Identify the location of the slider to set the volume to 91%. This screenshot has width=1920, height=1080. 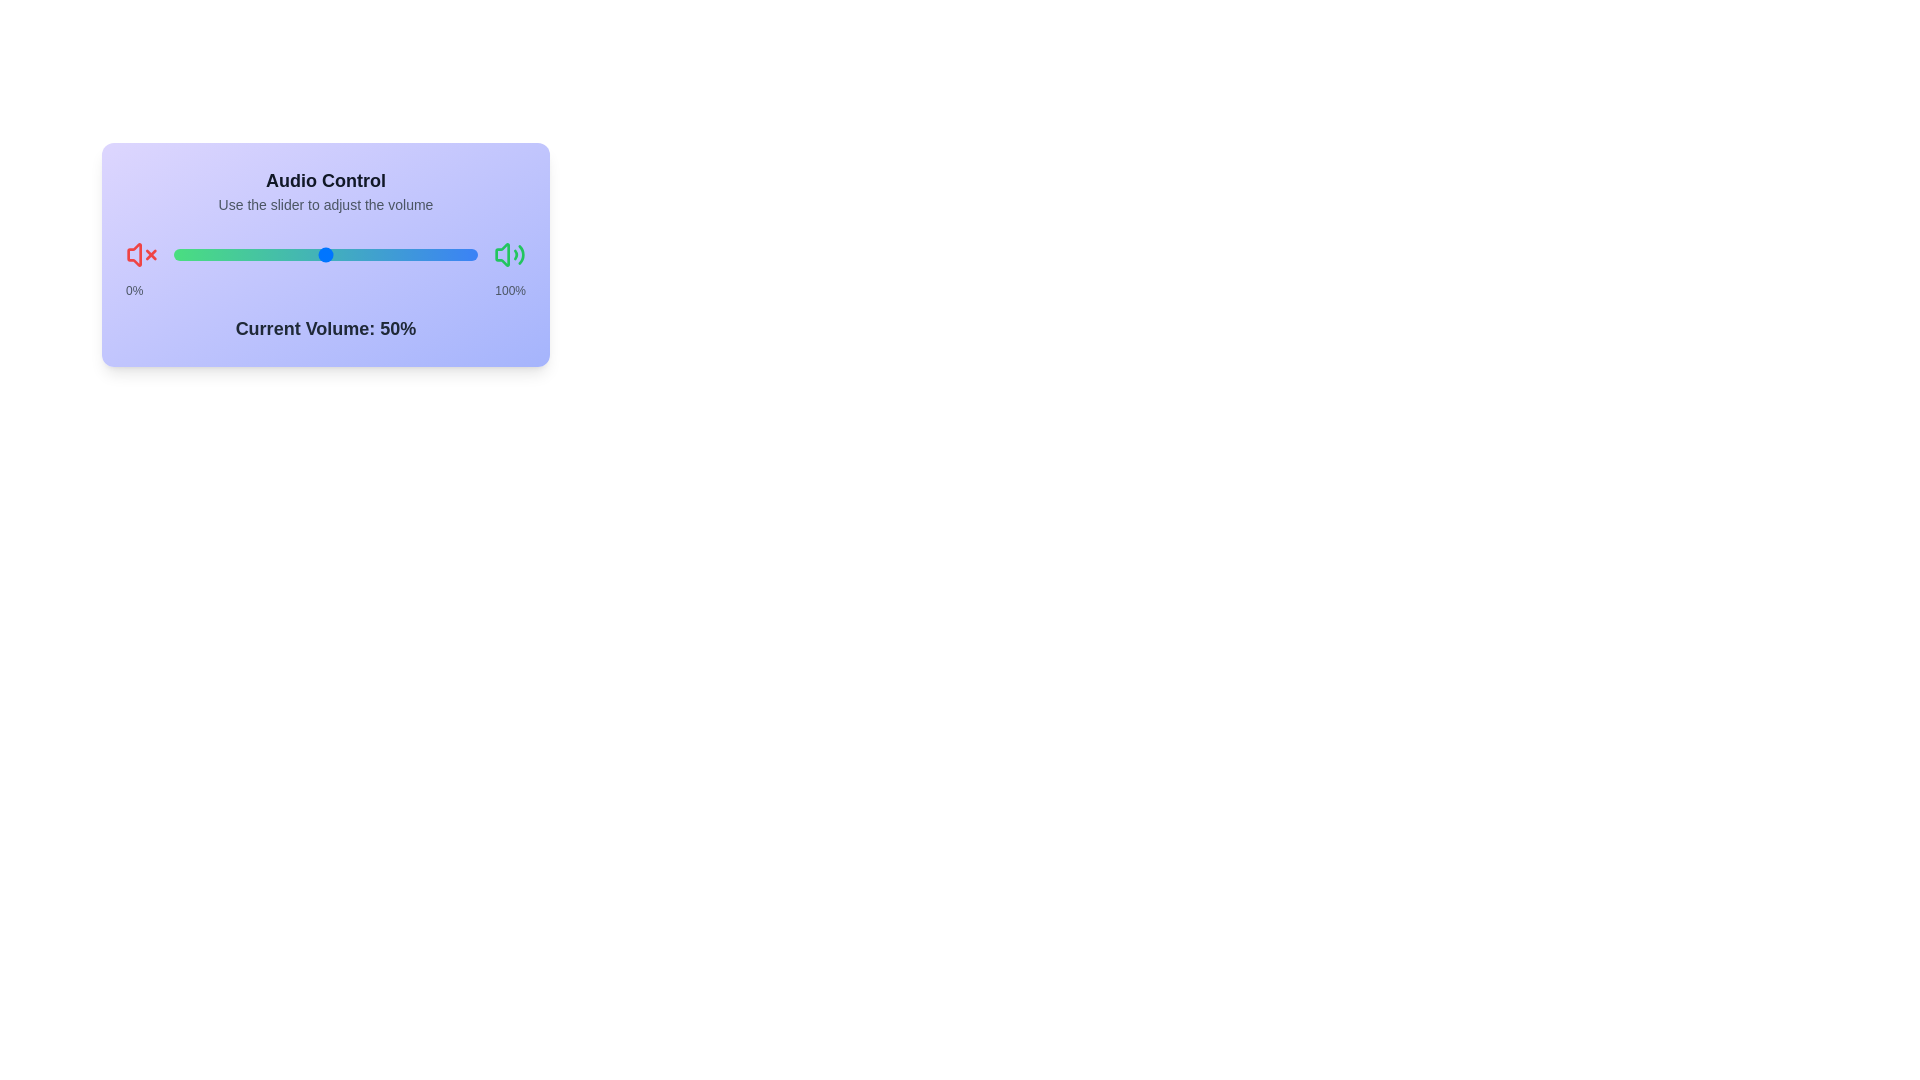
(449, 253).